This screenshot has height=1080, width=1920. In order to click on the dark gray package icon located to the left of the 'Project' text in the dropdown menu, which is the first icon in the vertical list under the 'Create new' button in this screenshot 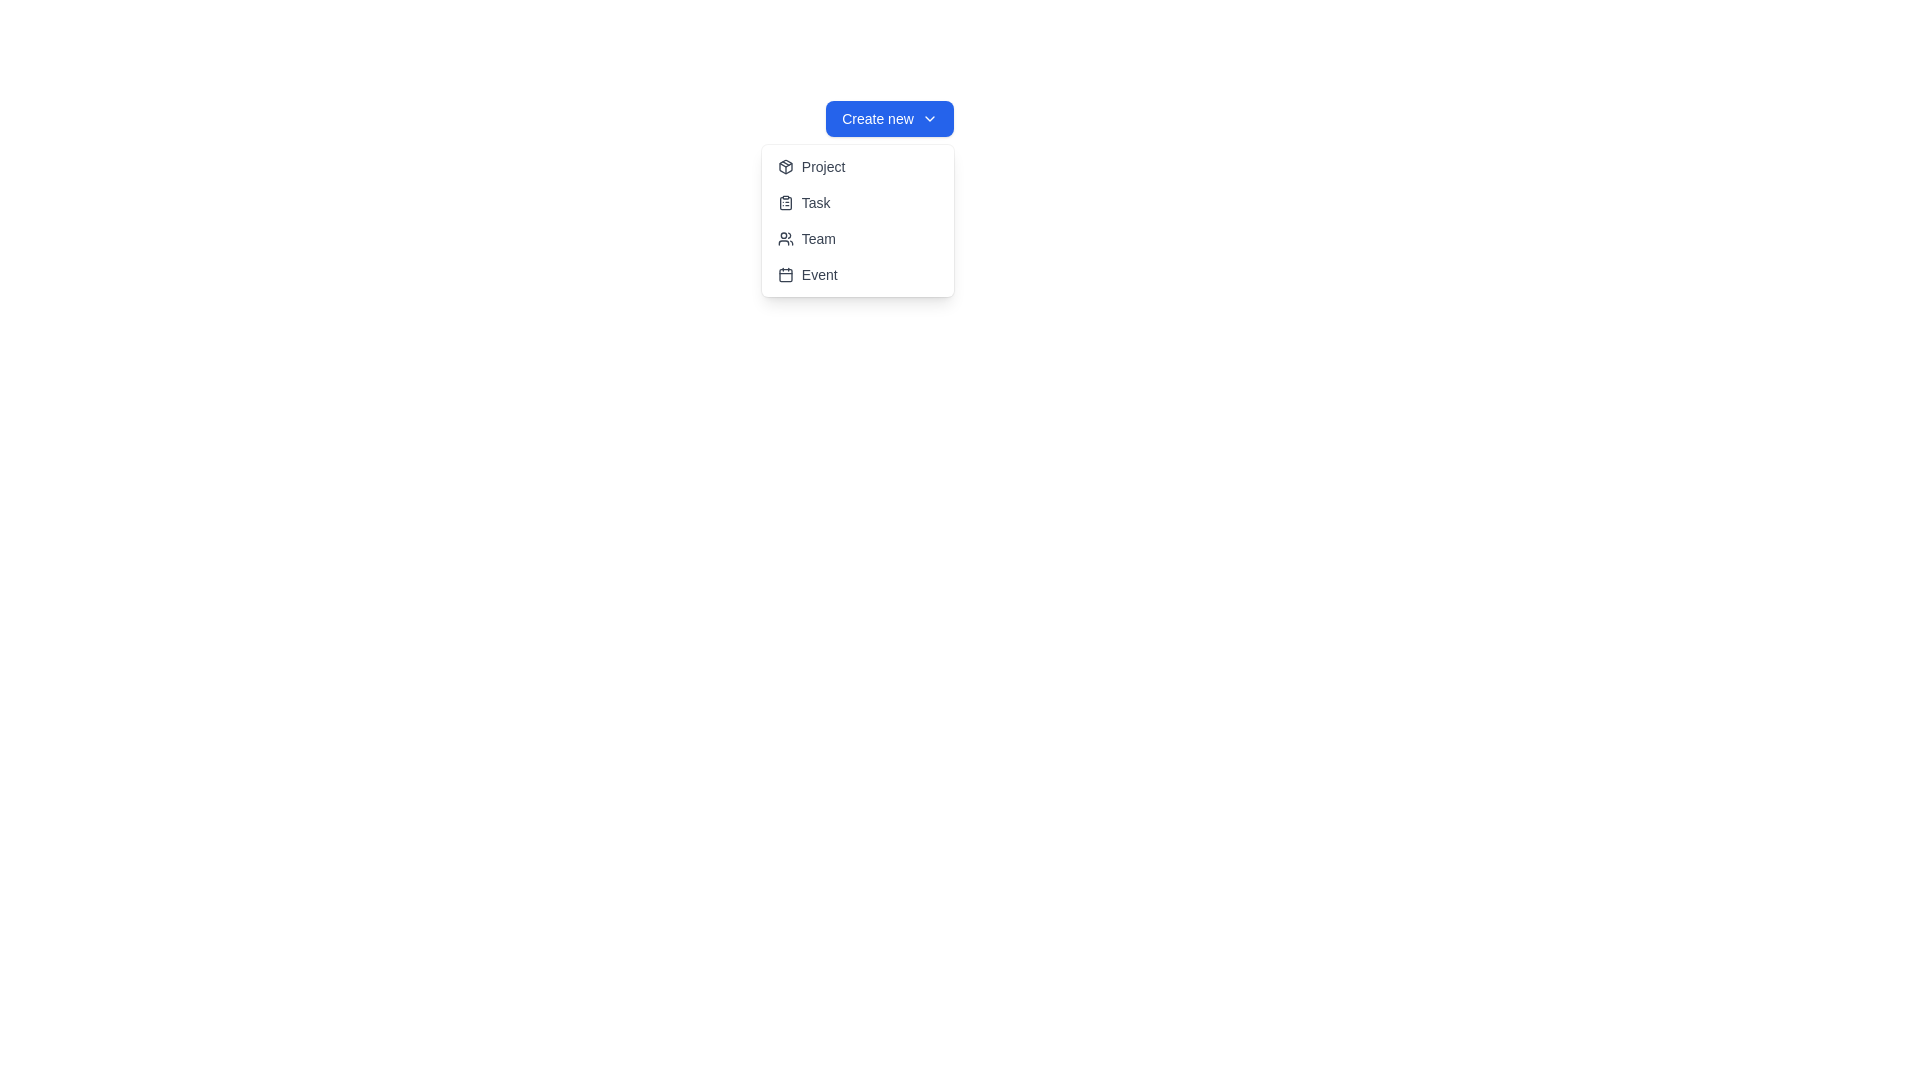, I will do `click(784, 165)`.